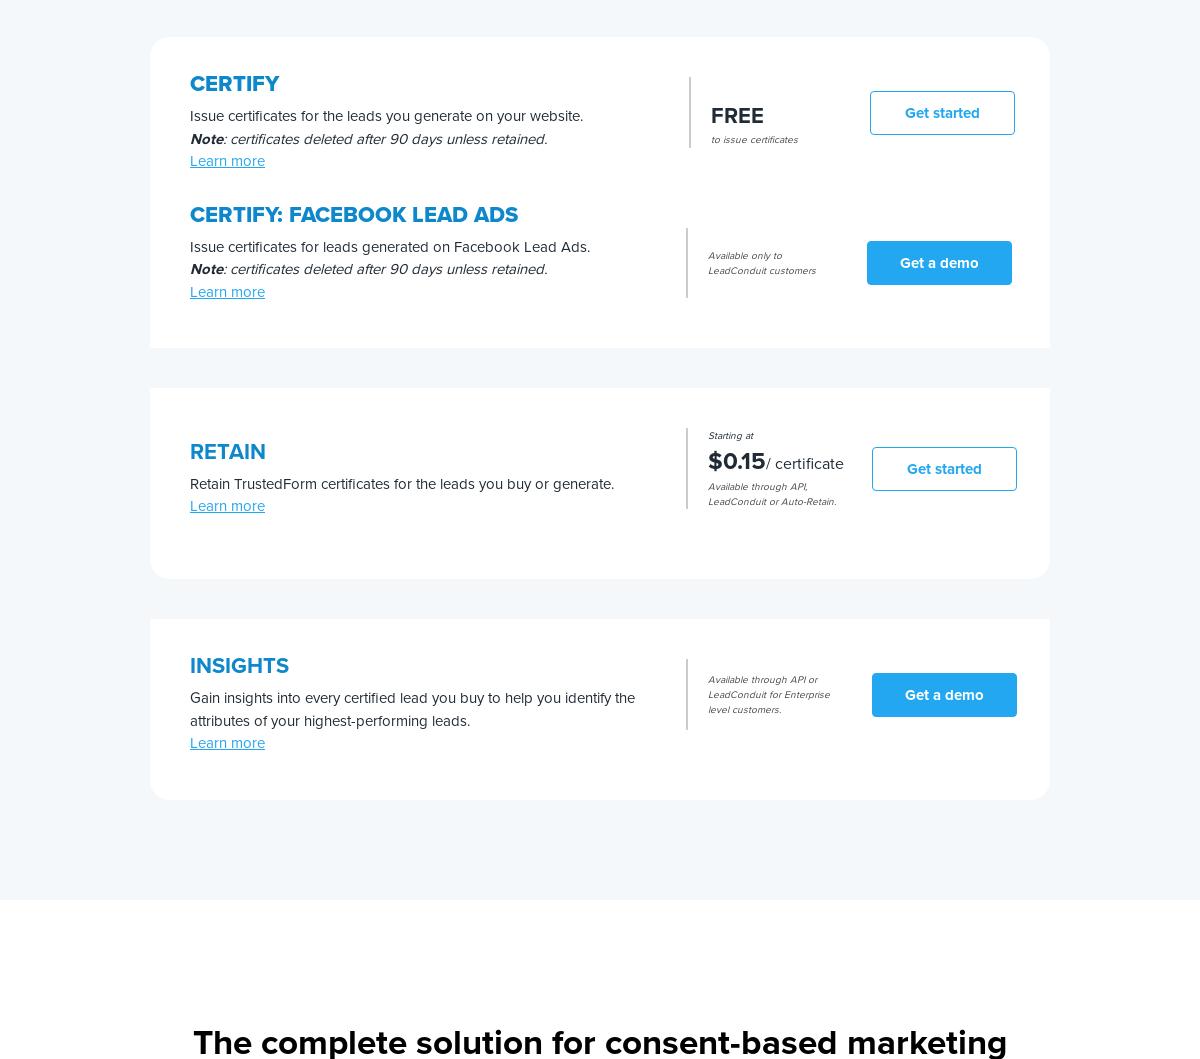  Describe the element at coordinates (188, 708) in the screenshot. I see `'Gain insights into every certified lead you buy to help you identify the attributes of your highest-performing leads.'` at that location.